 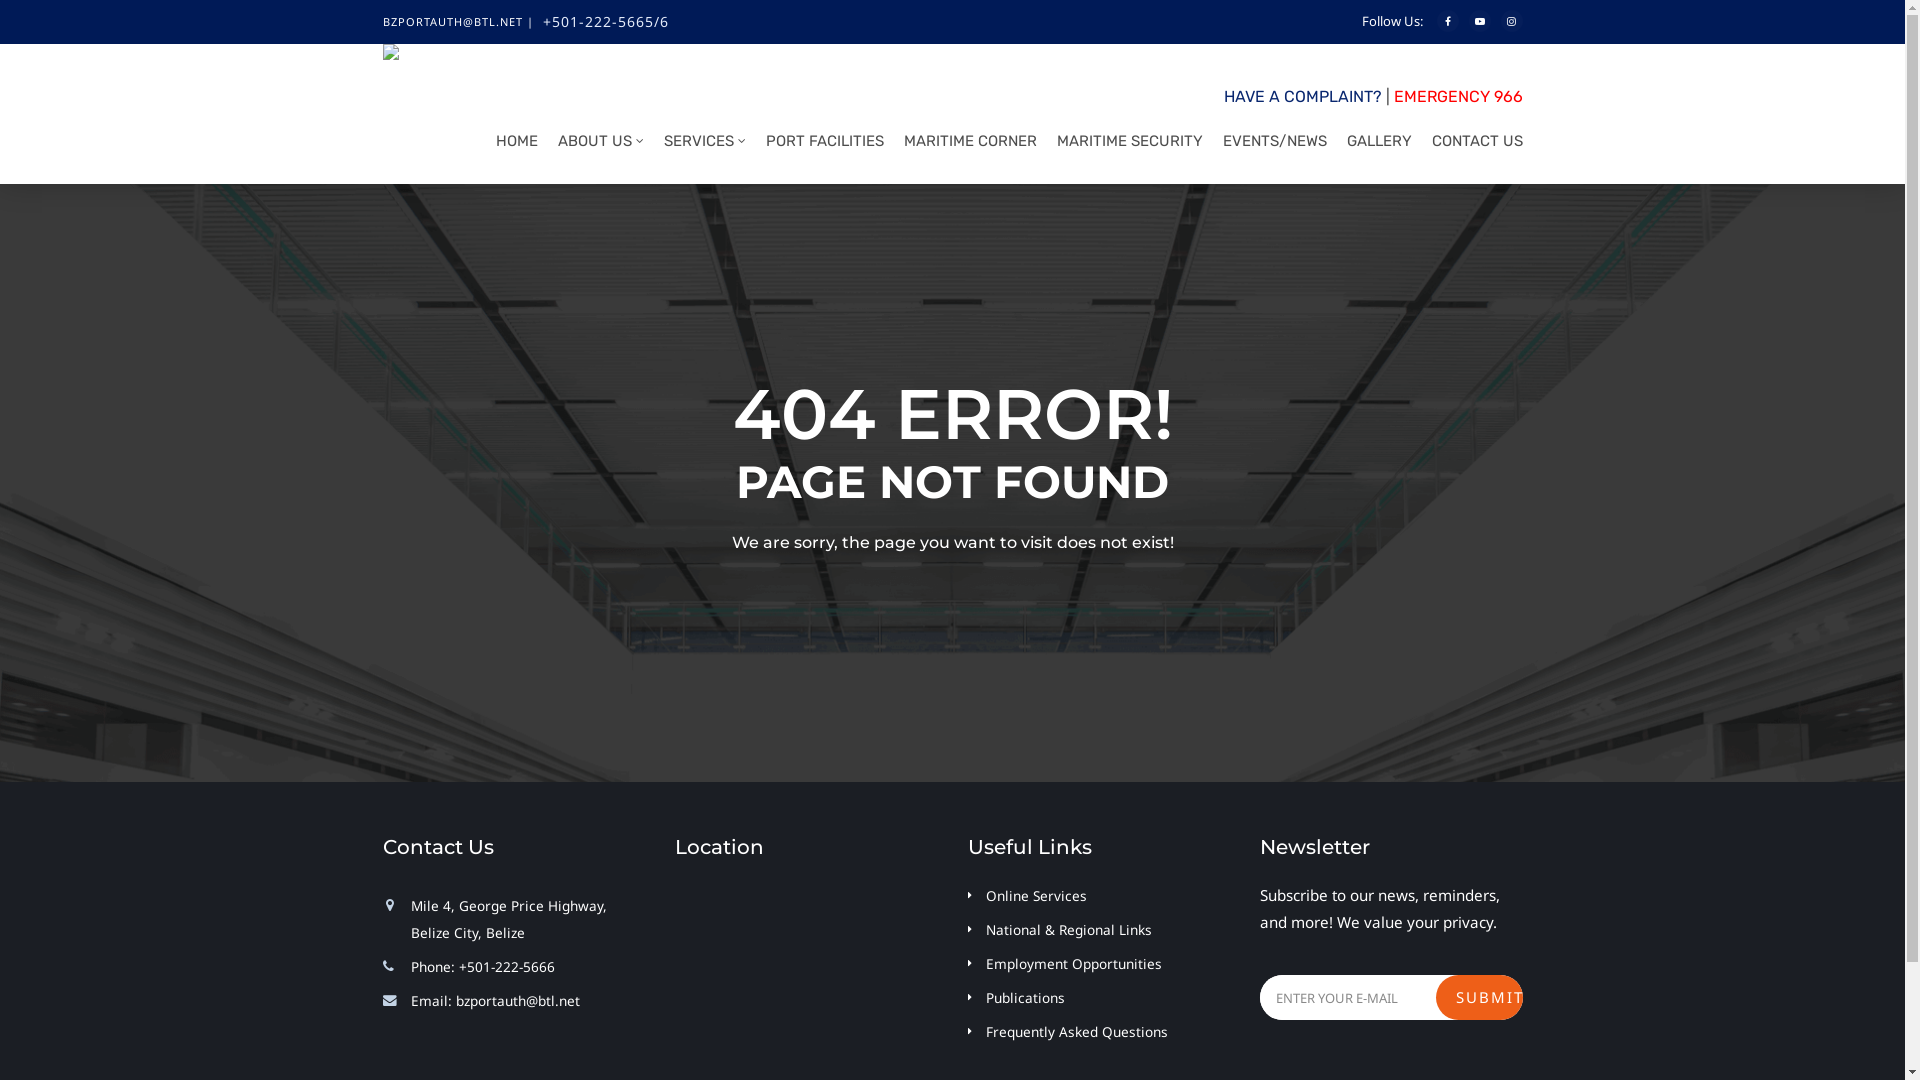 I want to click on 'ABOUT US', so click(x=593, y=145).